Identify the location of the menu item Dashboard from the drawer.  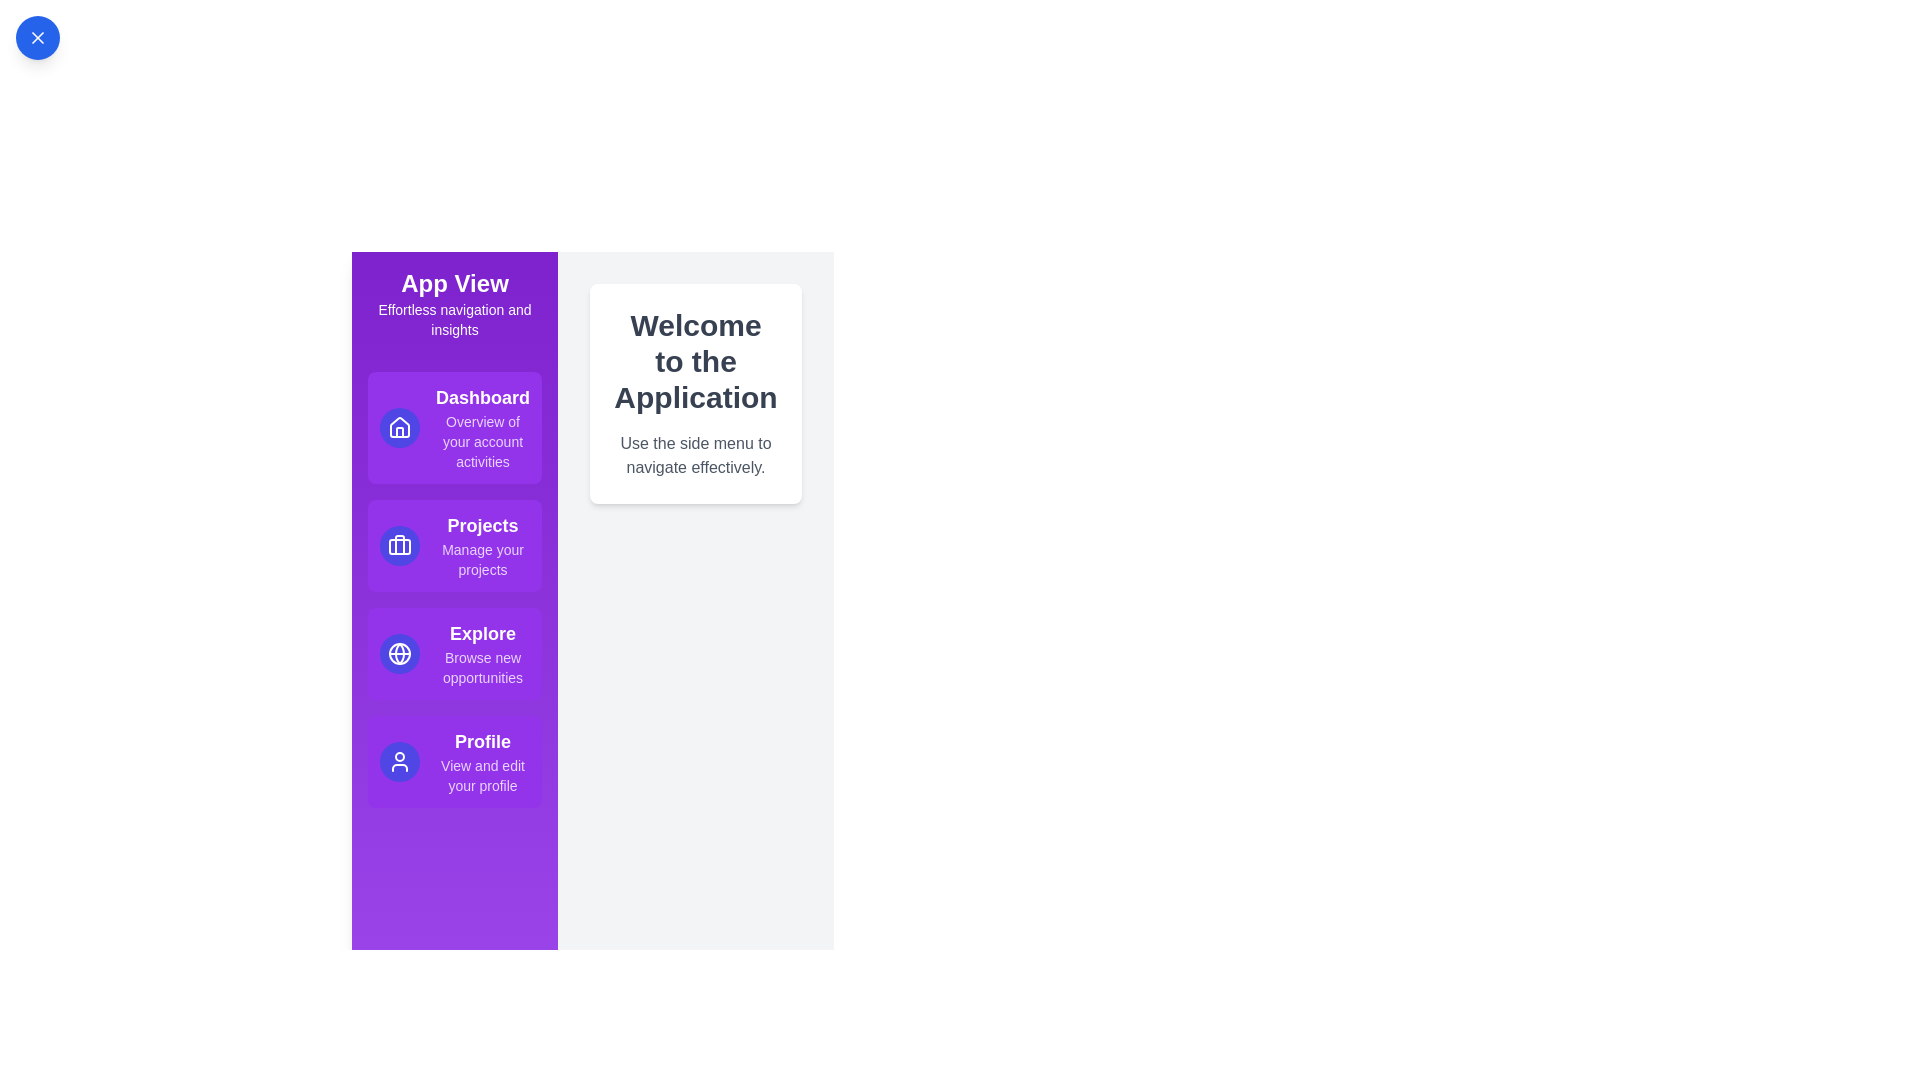
(454, 427).